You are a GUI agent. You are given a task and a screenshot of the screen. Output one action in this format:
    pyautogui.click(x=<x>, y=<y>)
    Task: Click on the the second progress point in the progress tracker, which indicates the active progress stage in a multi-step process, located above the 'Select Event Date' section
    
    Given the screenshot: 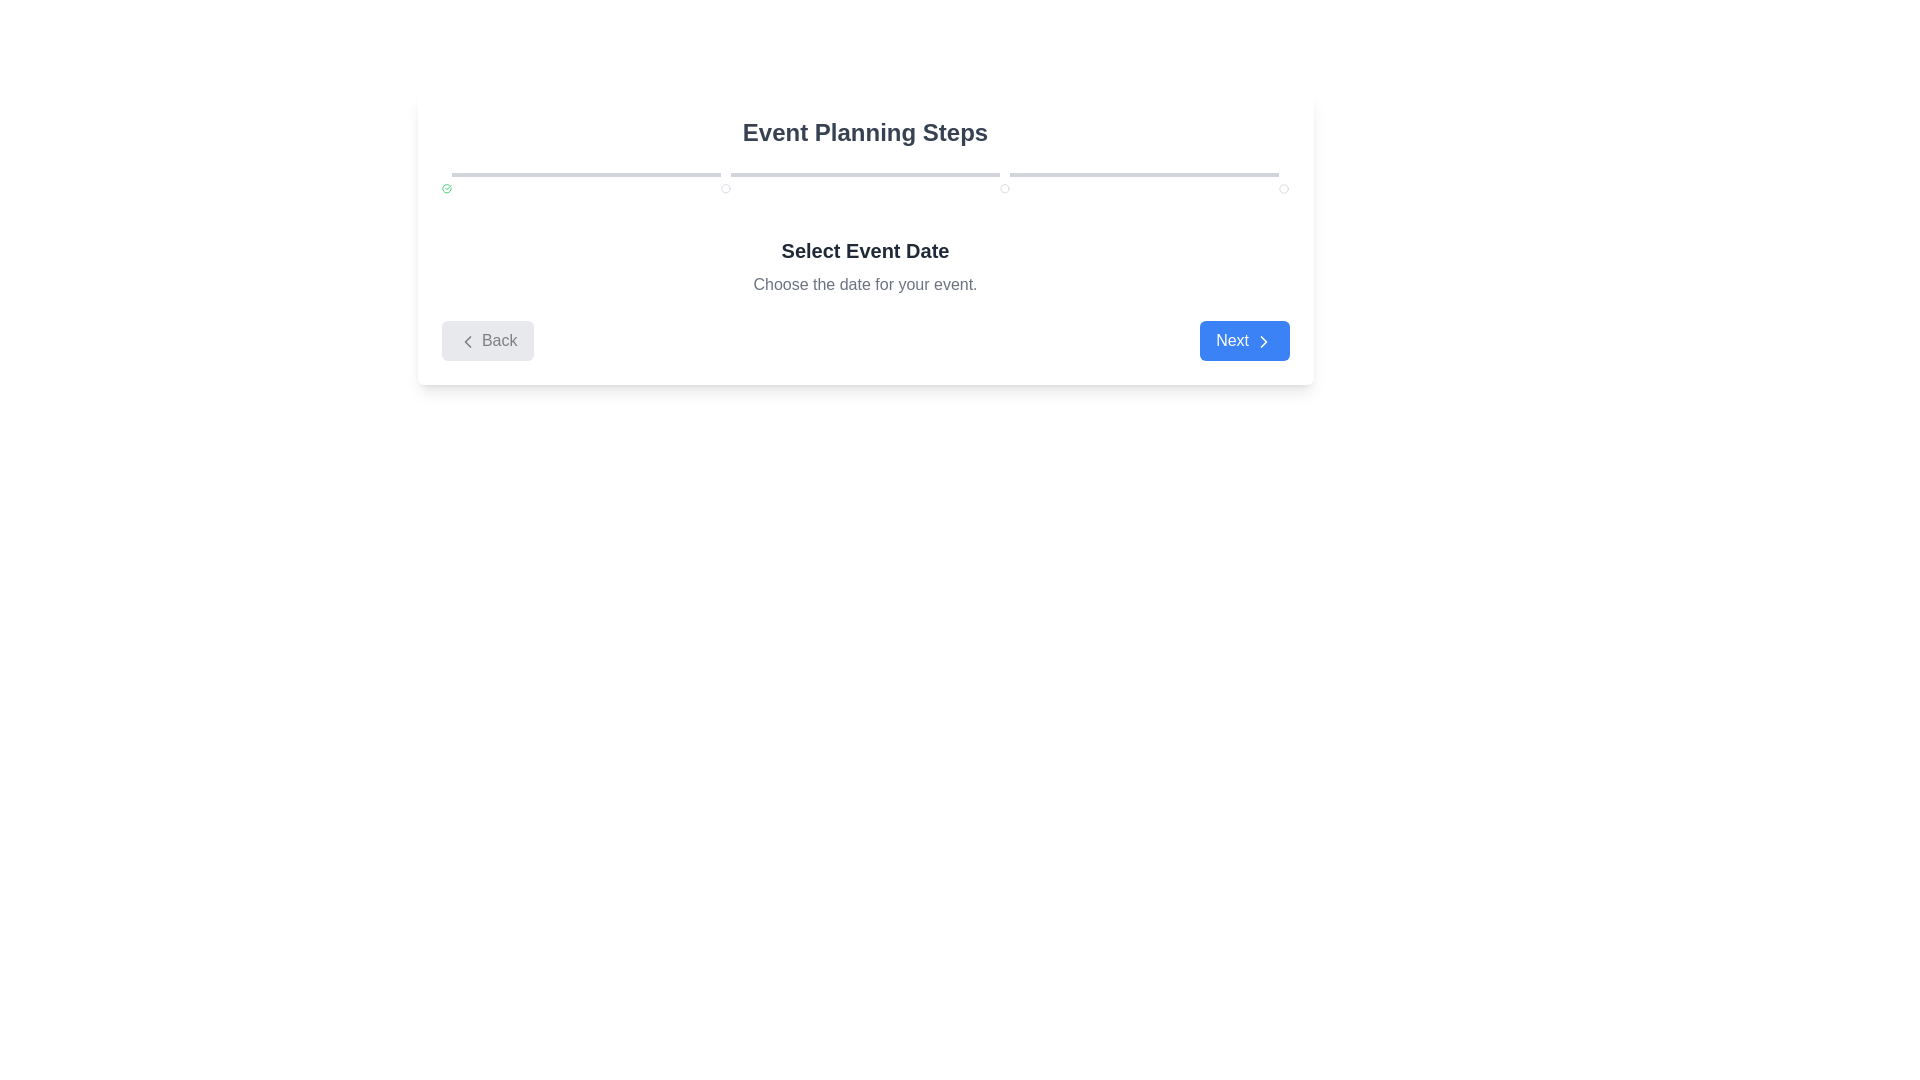 What is the action you would take?
    pyautogui.click(x=724, y=189)
    